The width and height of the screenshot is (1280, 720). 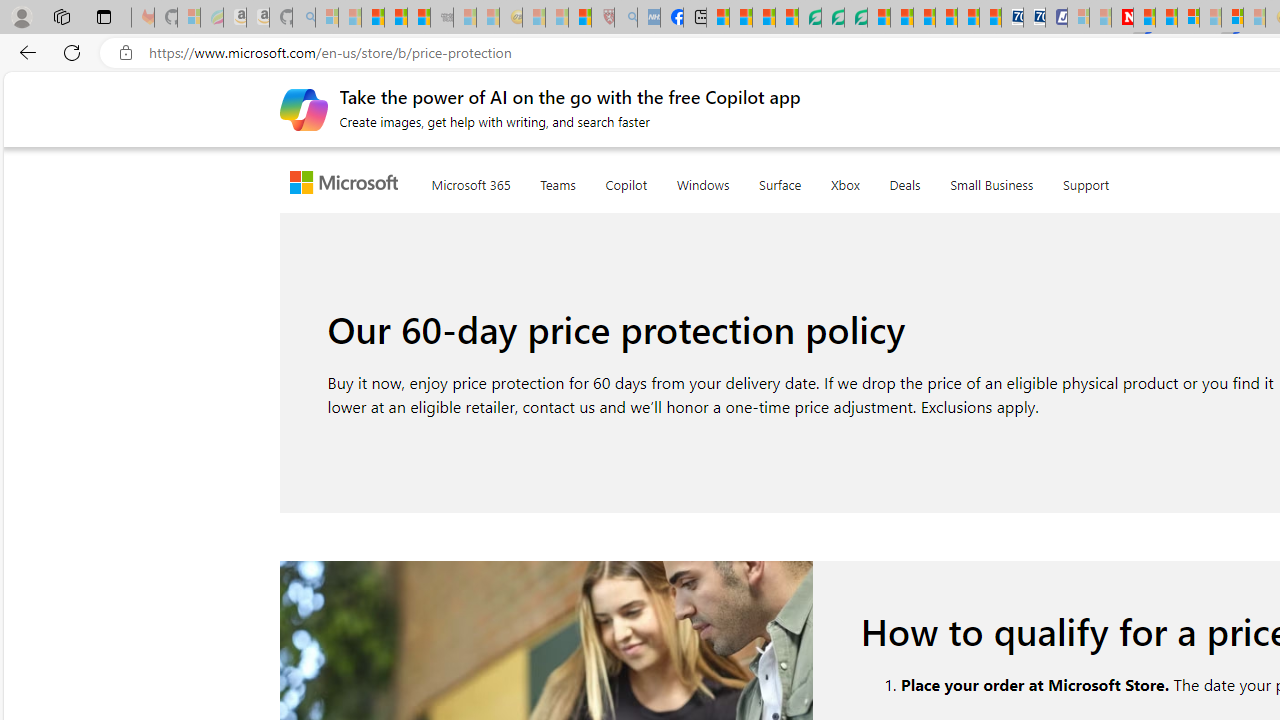 I want to click on 'Local - MSN', so click(x=579, y=17).